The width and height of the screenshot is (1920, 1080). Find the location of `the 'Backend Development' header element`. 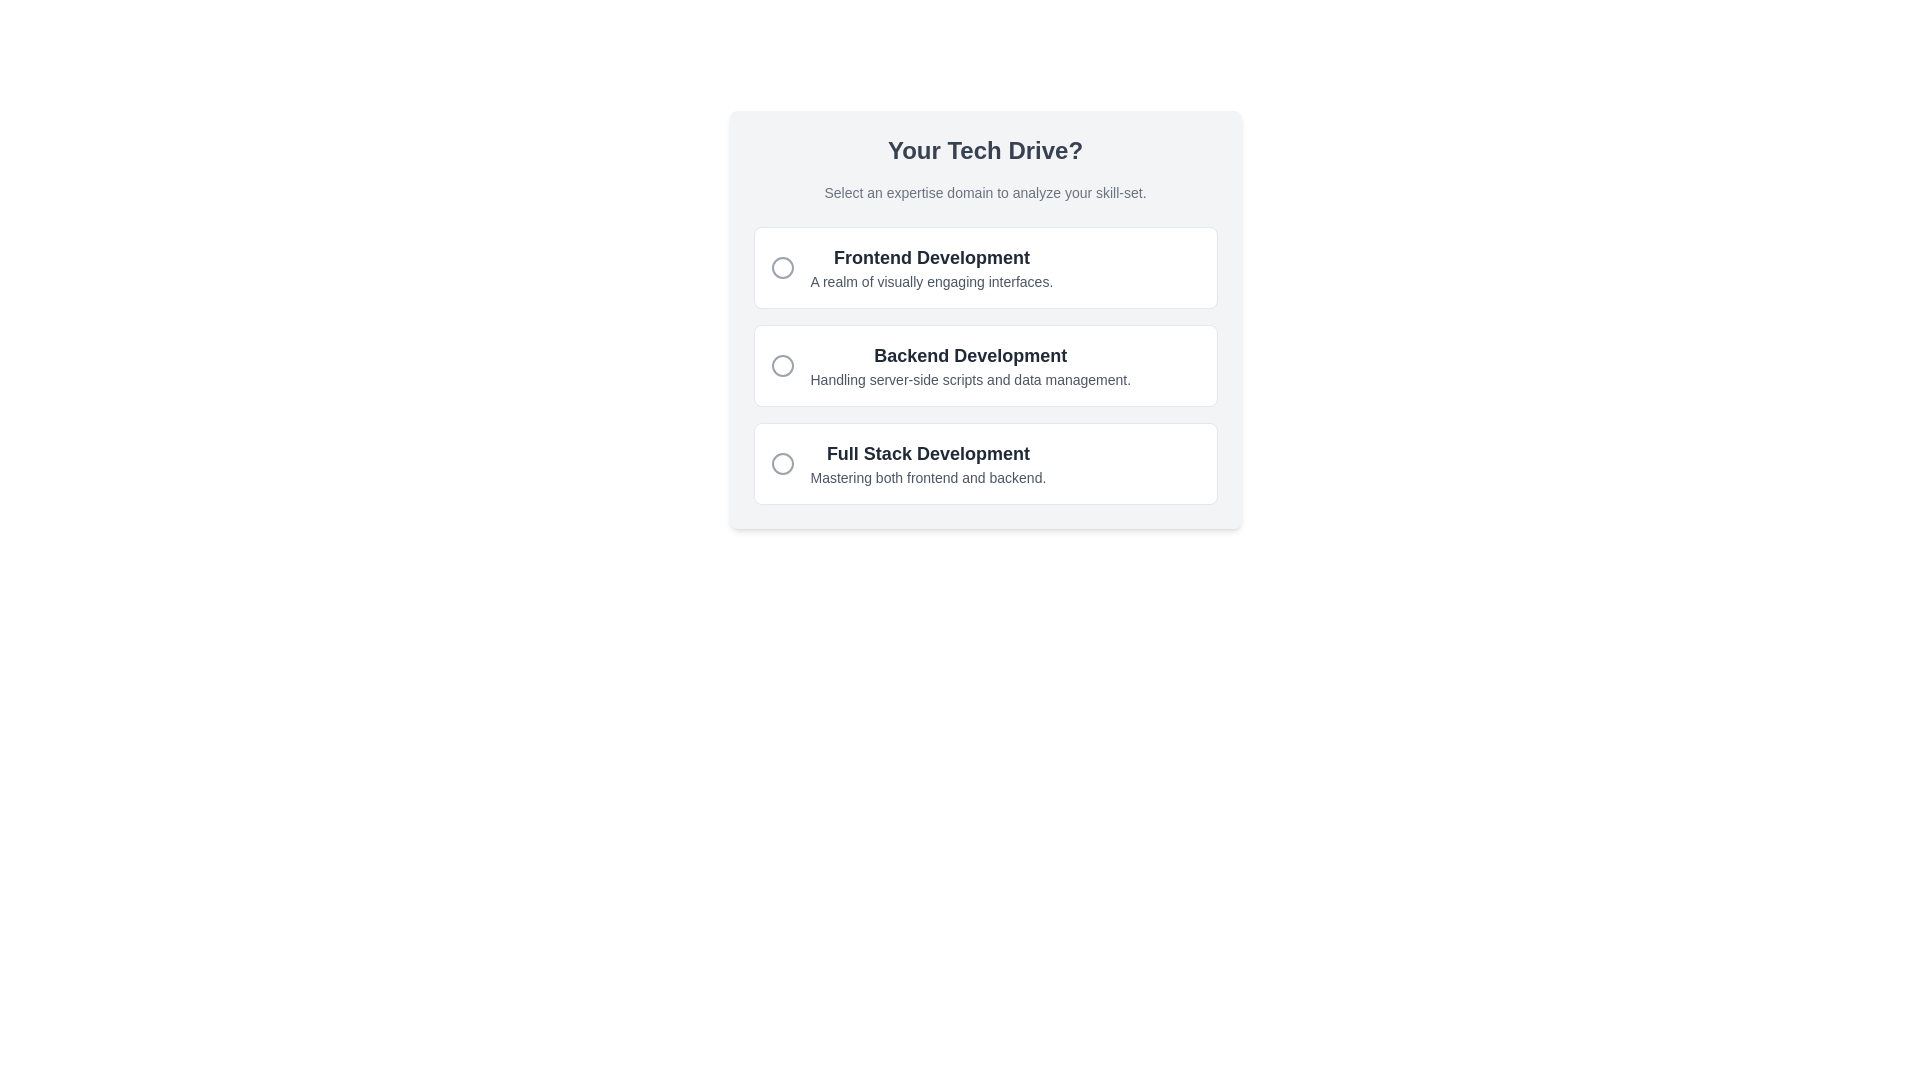

the 'Backend Development' header element is located at coordinates (970, 354).